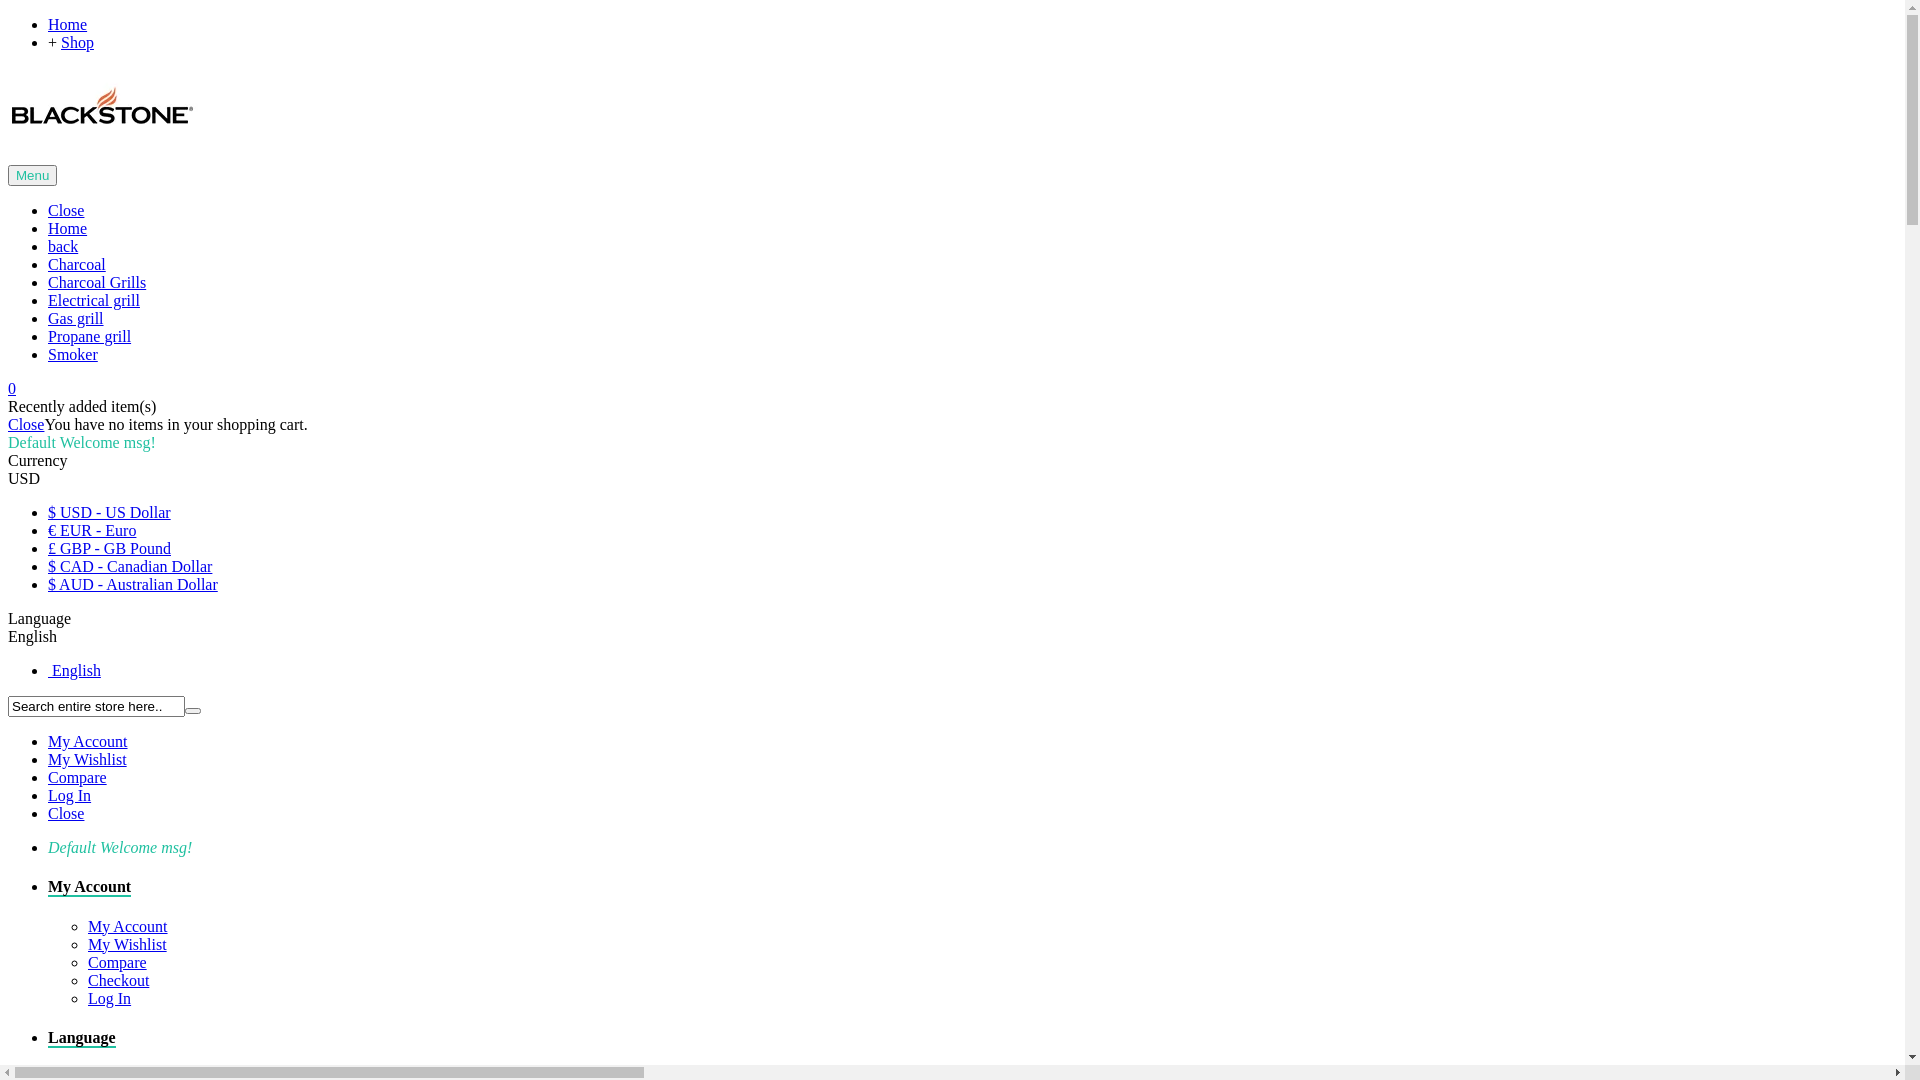 This screenshot has width=1920, height=1080. I want to click on '$ AUD - Australian Dollar', so click(48, 584).